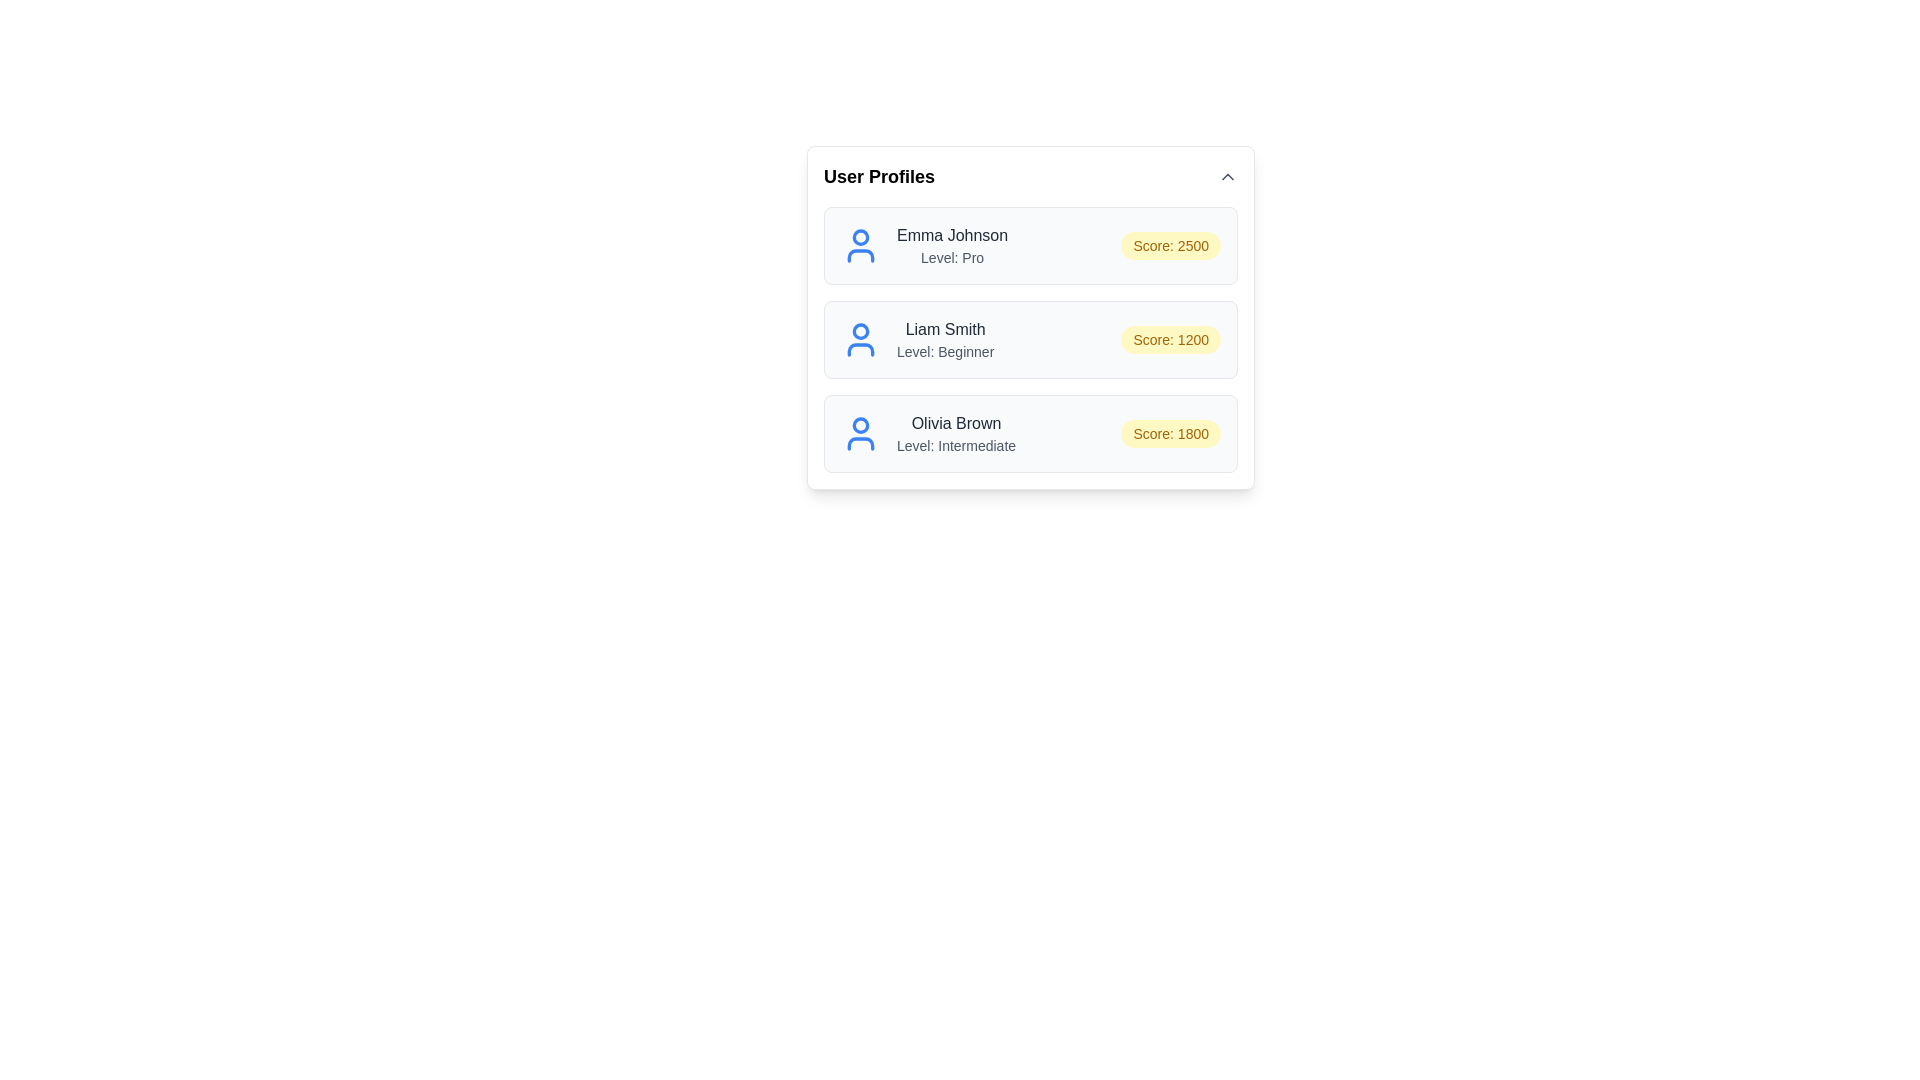 This screenshot has height=1080, width=1920. I want to click on the profile information label displaying the user's name and skill level located in the second user profile card of the 'User Profiles' list, positioned right of the user icon avatar and above the score badge, so click(944, 338).